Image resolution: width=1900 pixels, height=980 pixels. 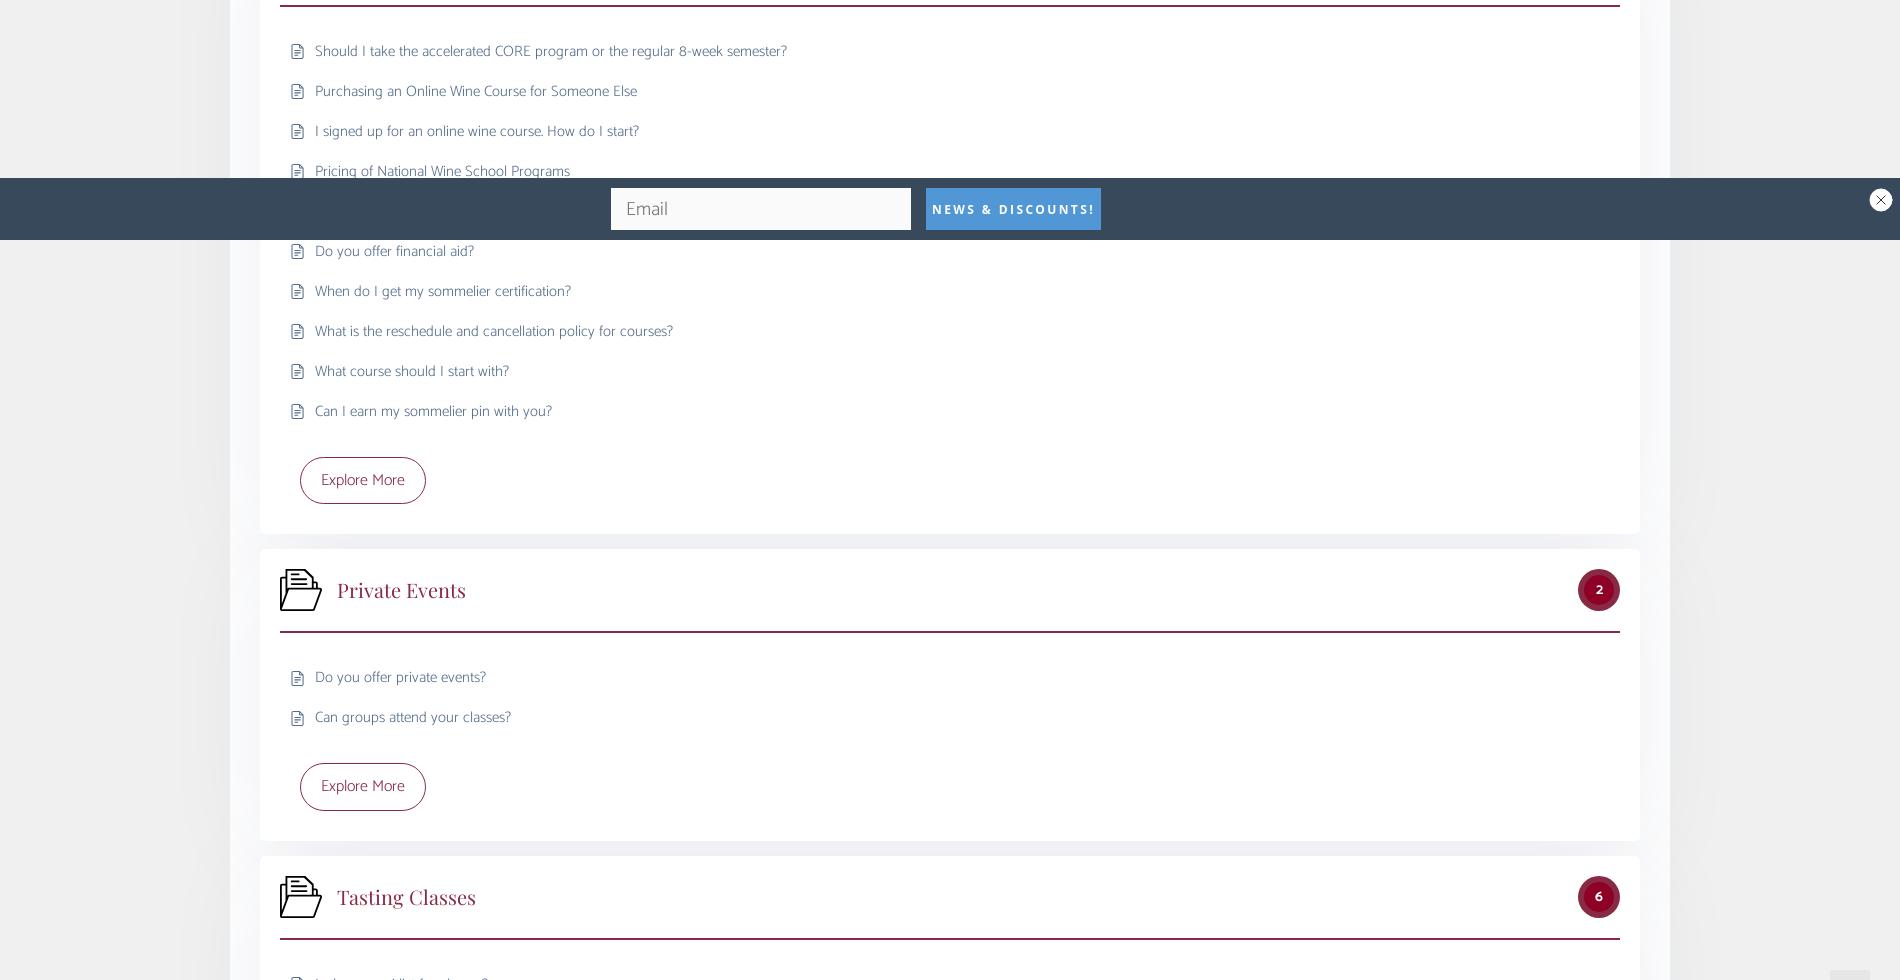 I want to click on '6', so click(x=1595, y=895).